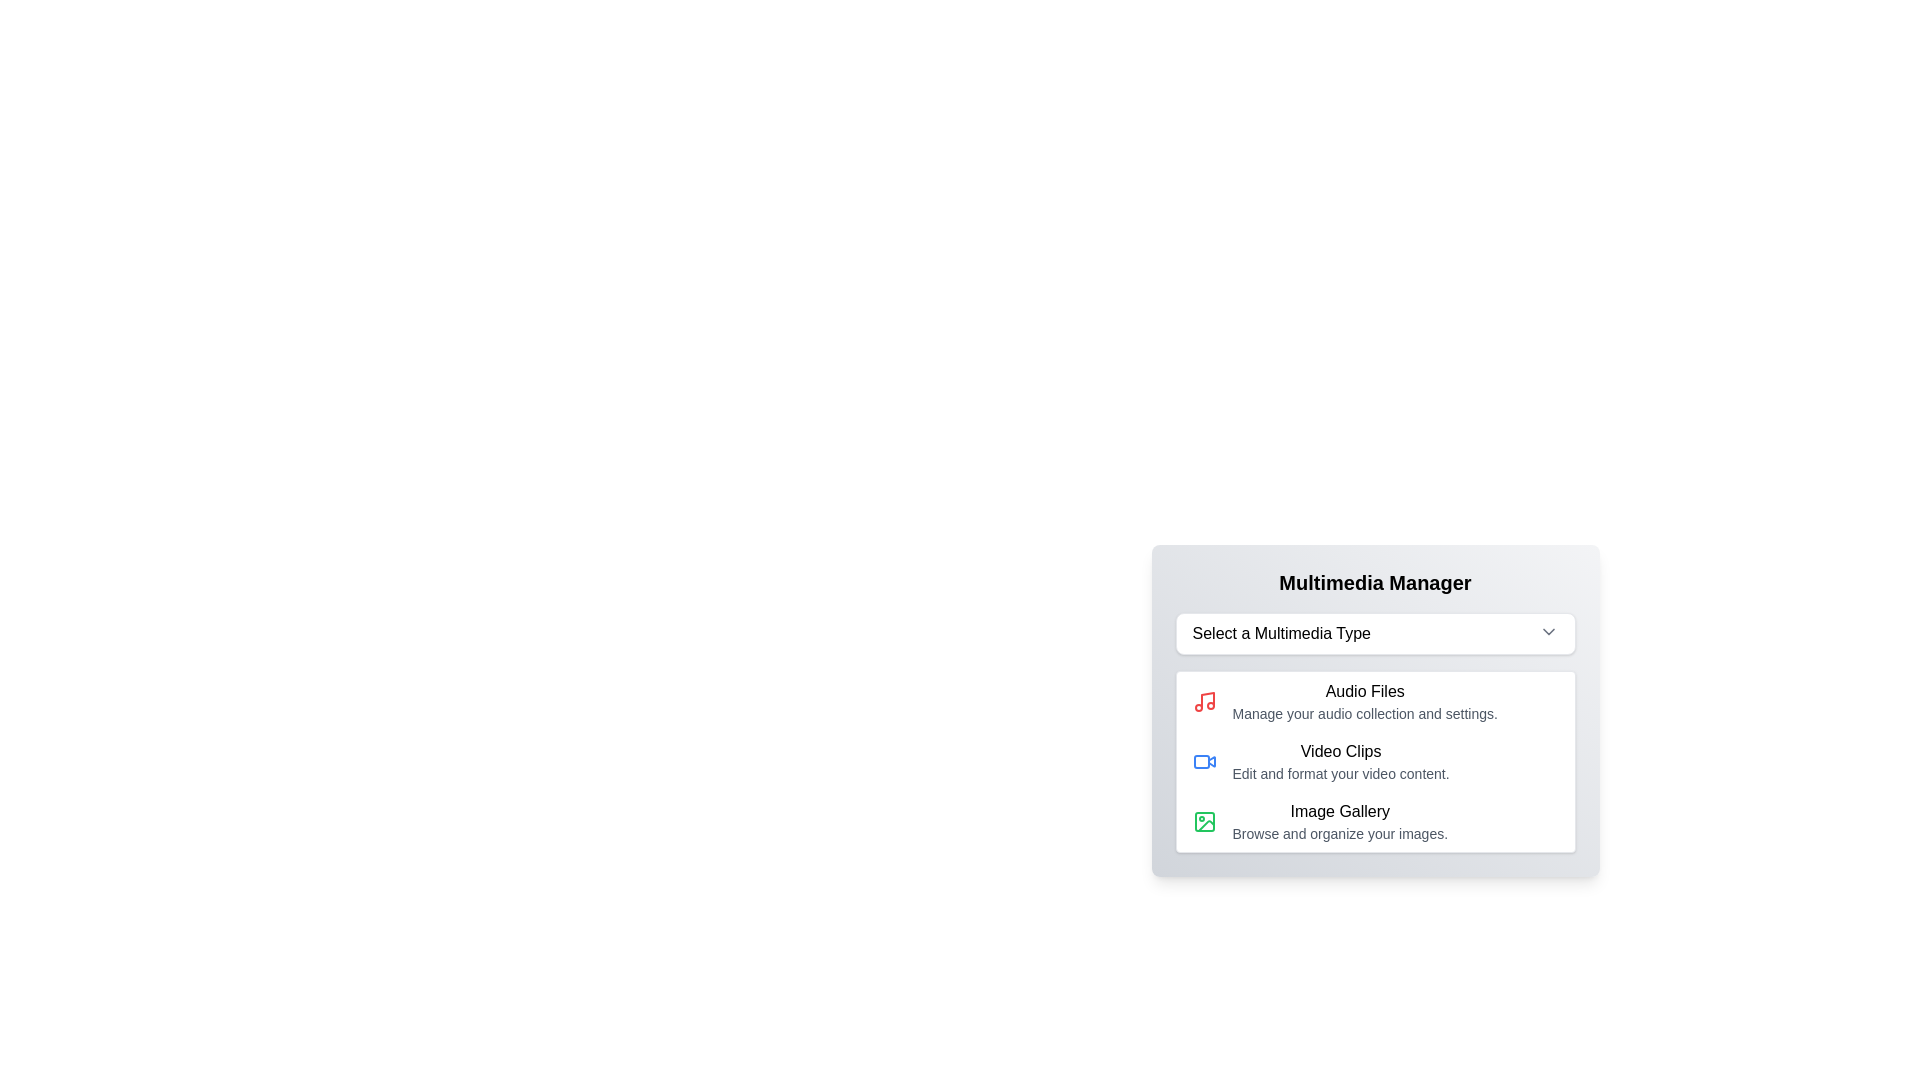  I want to click on the selectable option in the 'Multimedia Manager' panel that likely navigates to video editing and formatting functionalities, so click(1374, 762).